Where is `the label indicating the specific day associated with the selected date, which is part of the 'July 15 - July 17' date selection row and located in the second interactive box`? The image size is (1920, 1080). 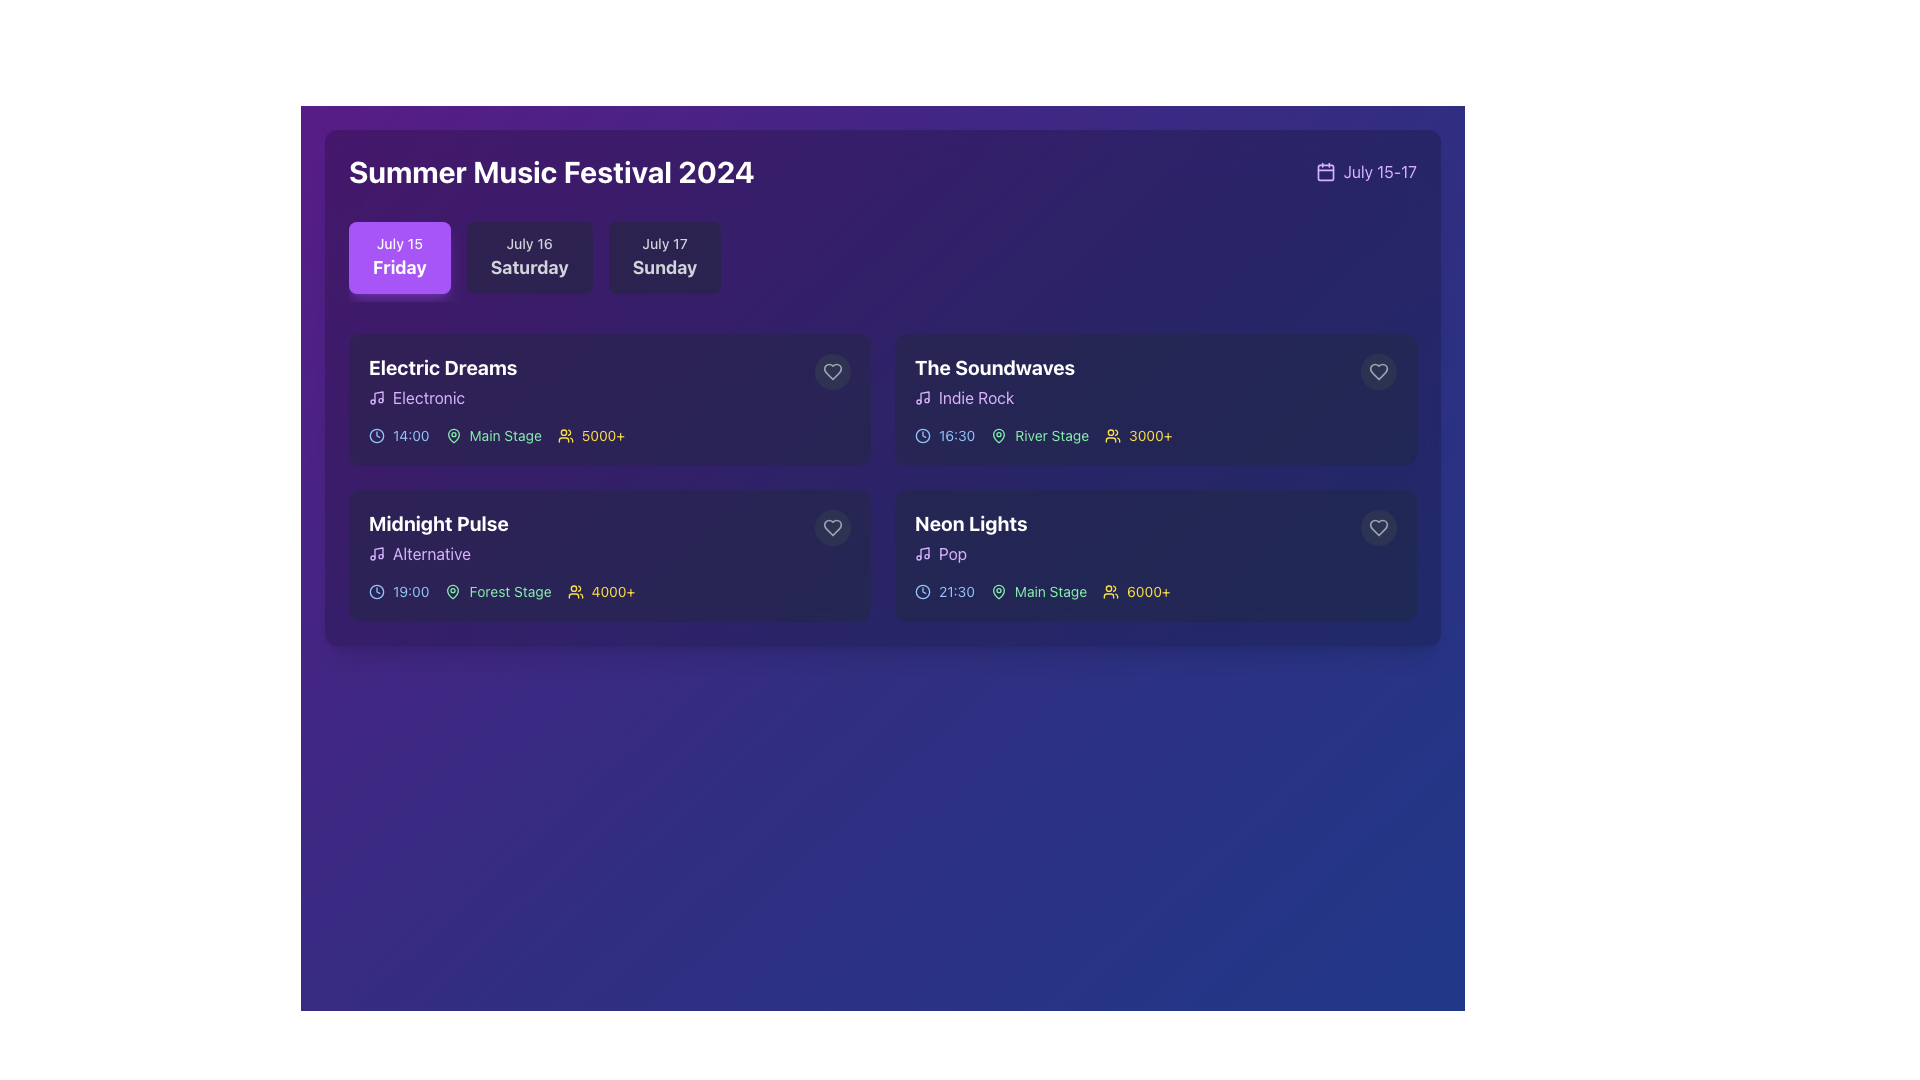 the label indicating the specific day associated with the selected date, which is part of the 'July 15 - July 17' date selection row and located in the second interactive box is located at coordinates (529, 266).